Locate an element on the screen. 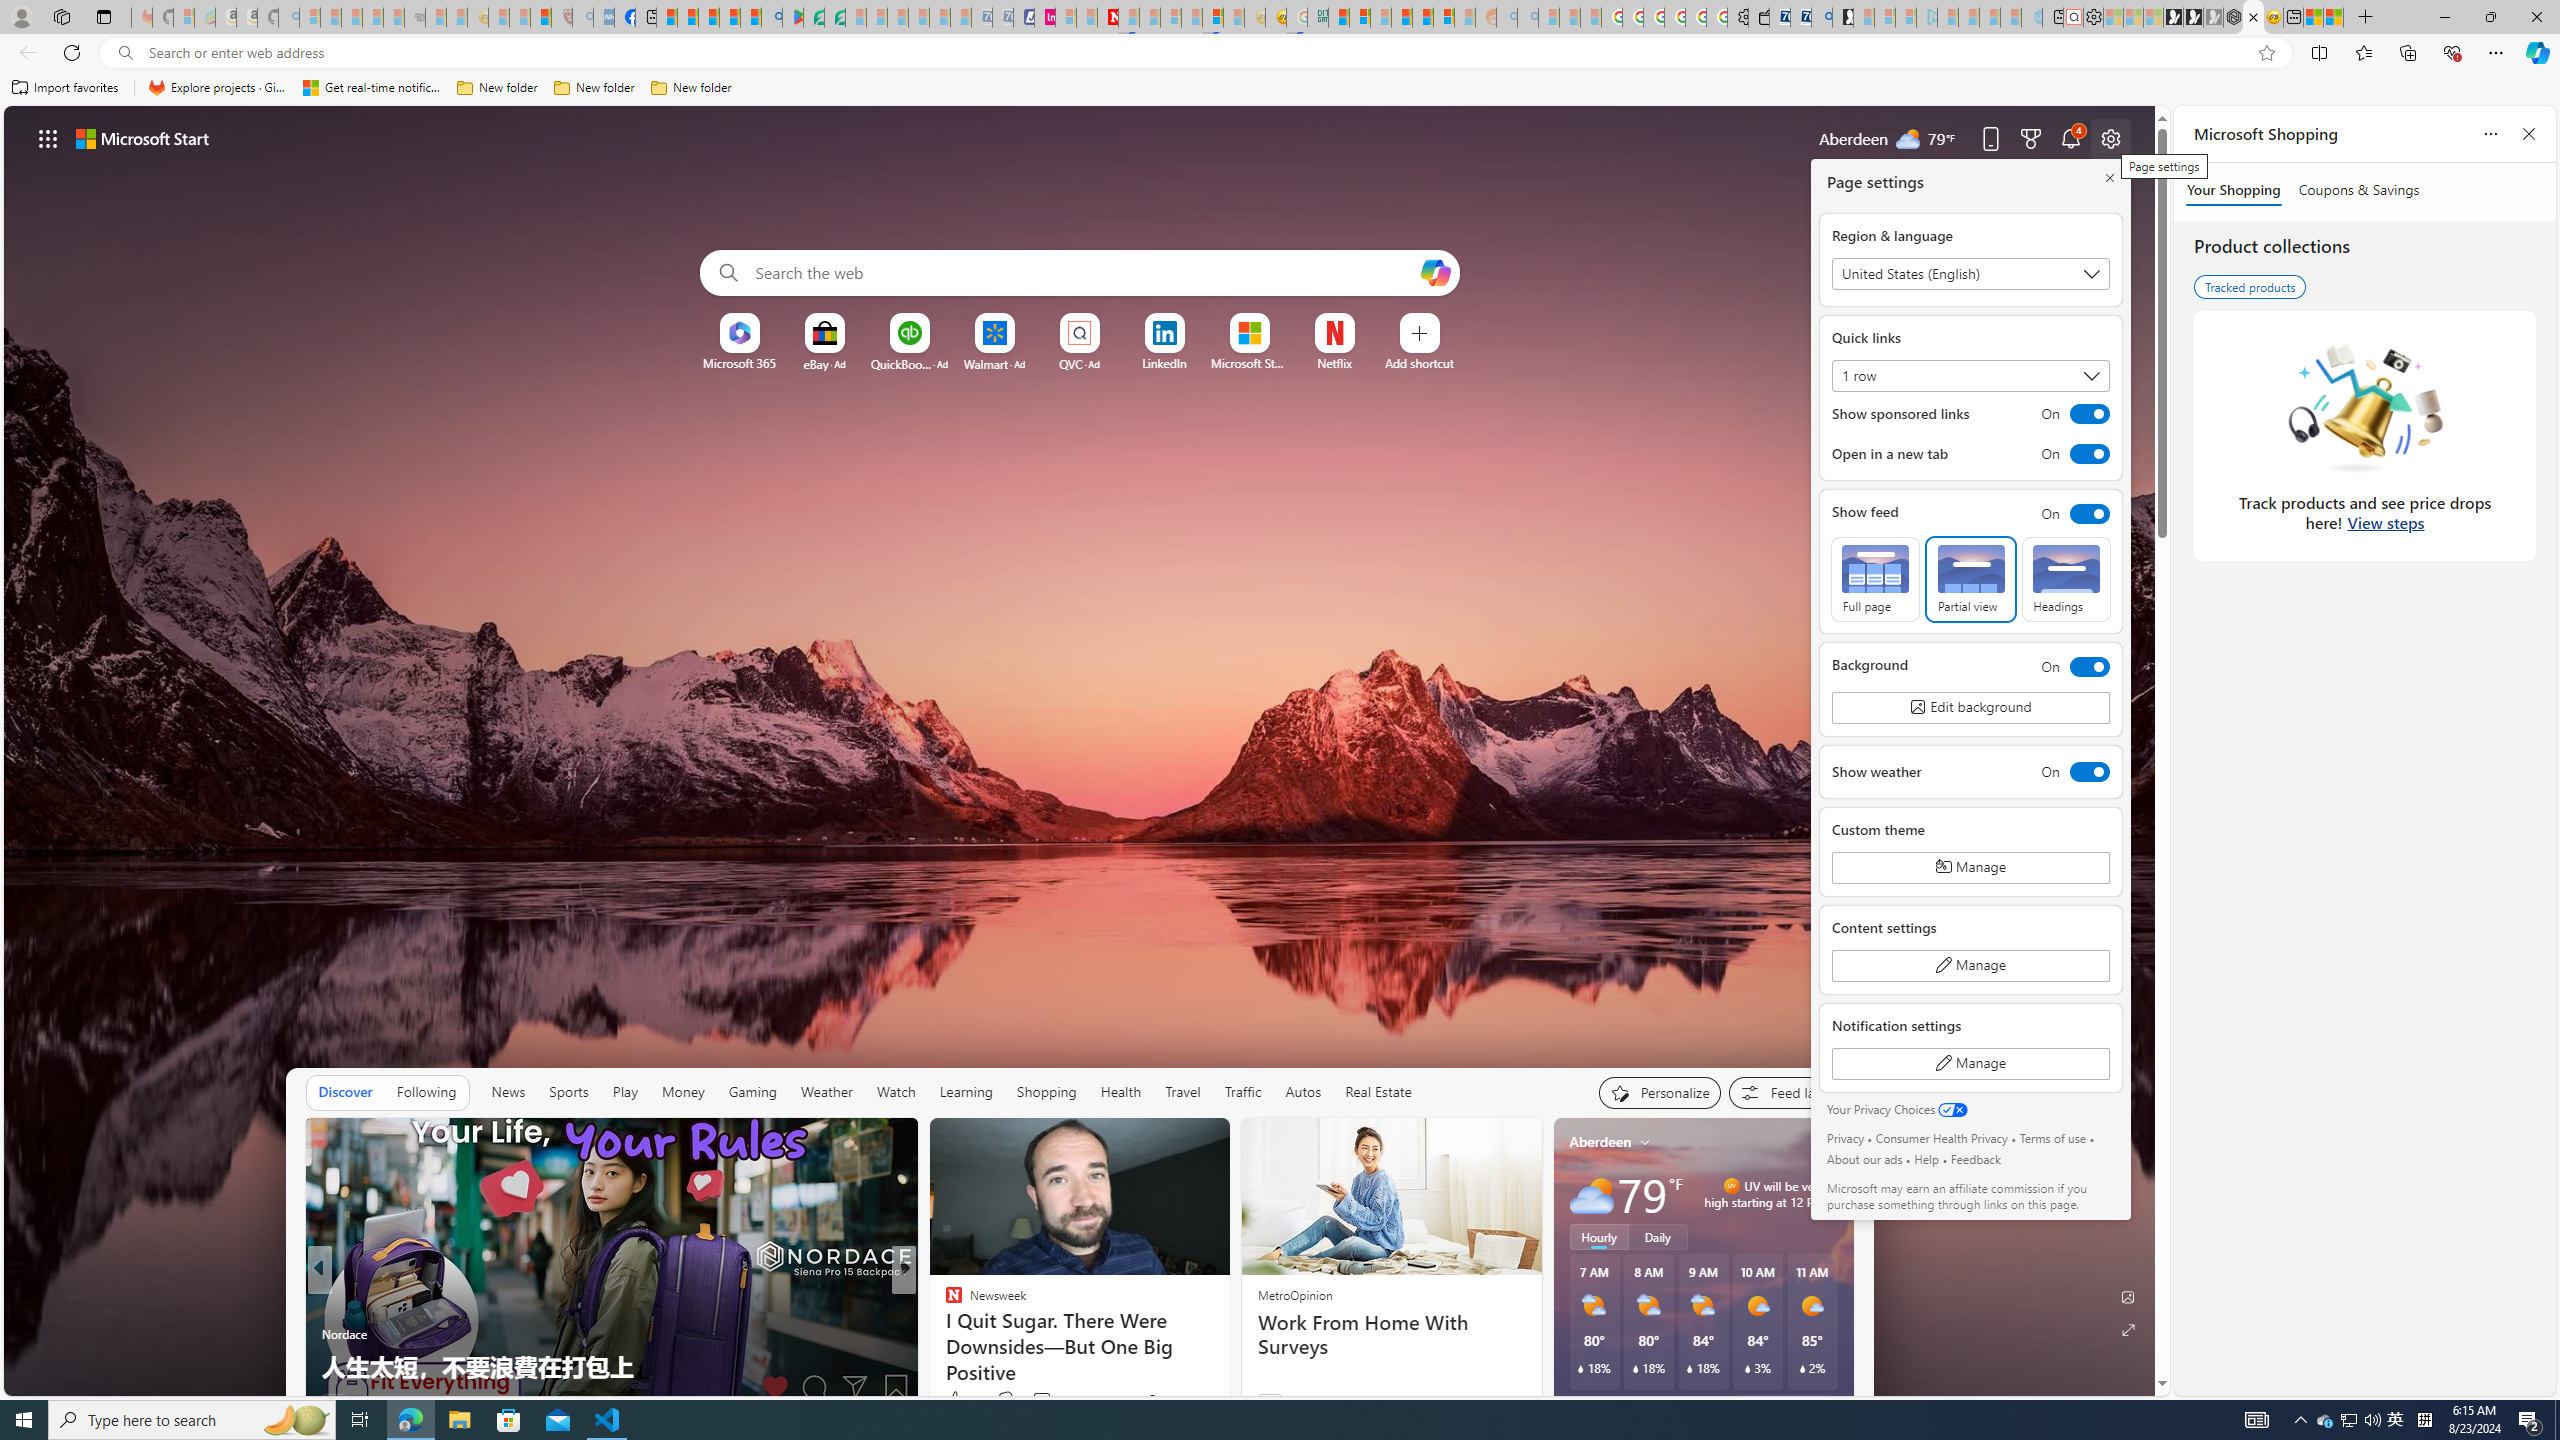  'Play' is located at coordinates (623, 1091).